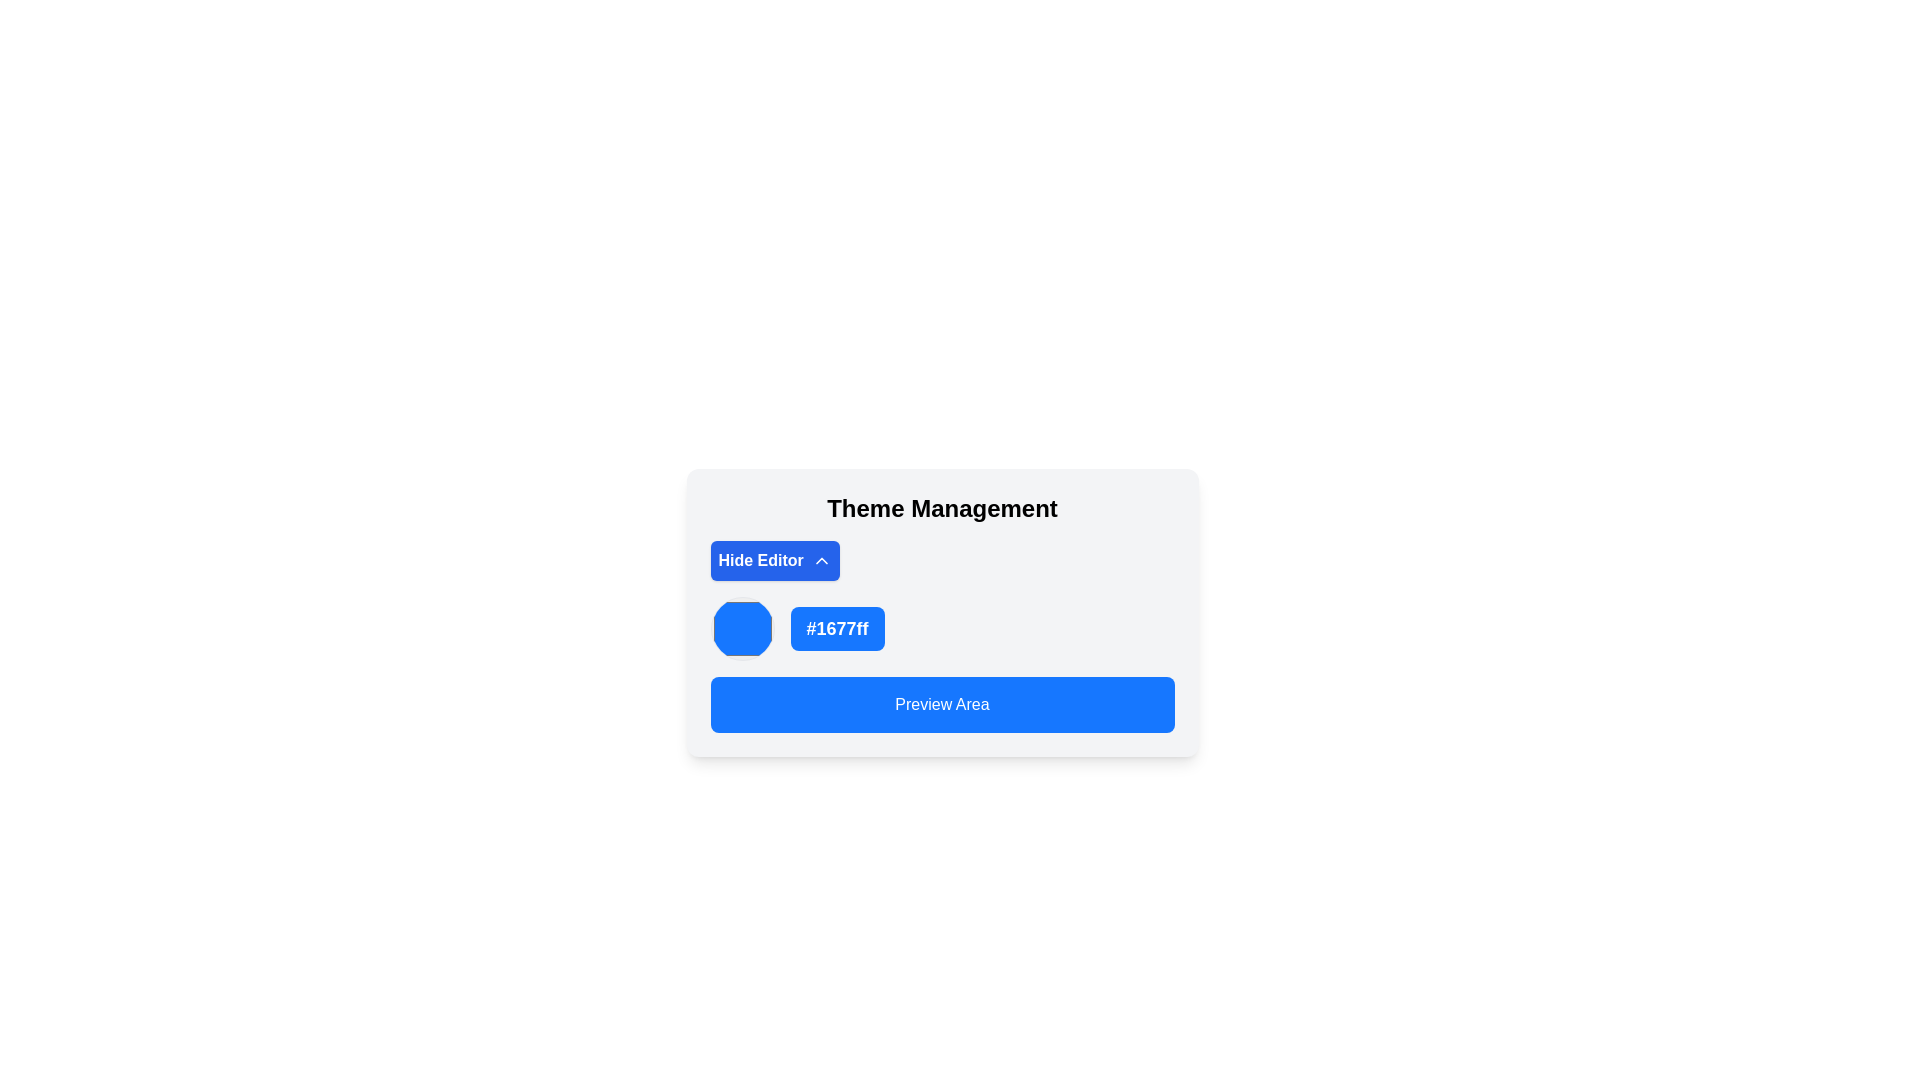 The width and height of the screenshot is (1920, 1080). I want to click on the upward-pointing chevron icon inside the 'Hide Editor' button, so click(821, 560).